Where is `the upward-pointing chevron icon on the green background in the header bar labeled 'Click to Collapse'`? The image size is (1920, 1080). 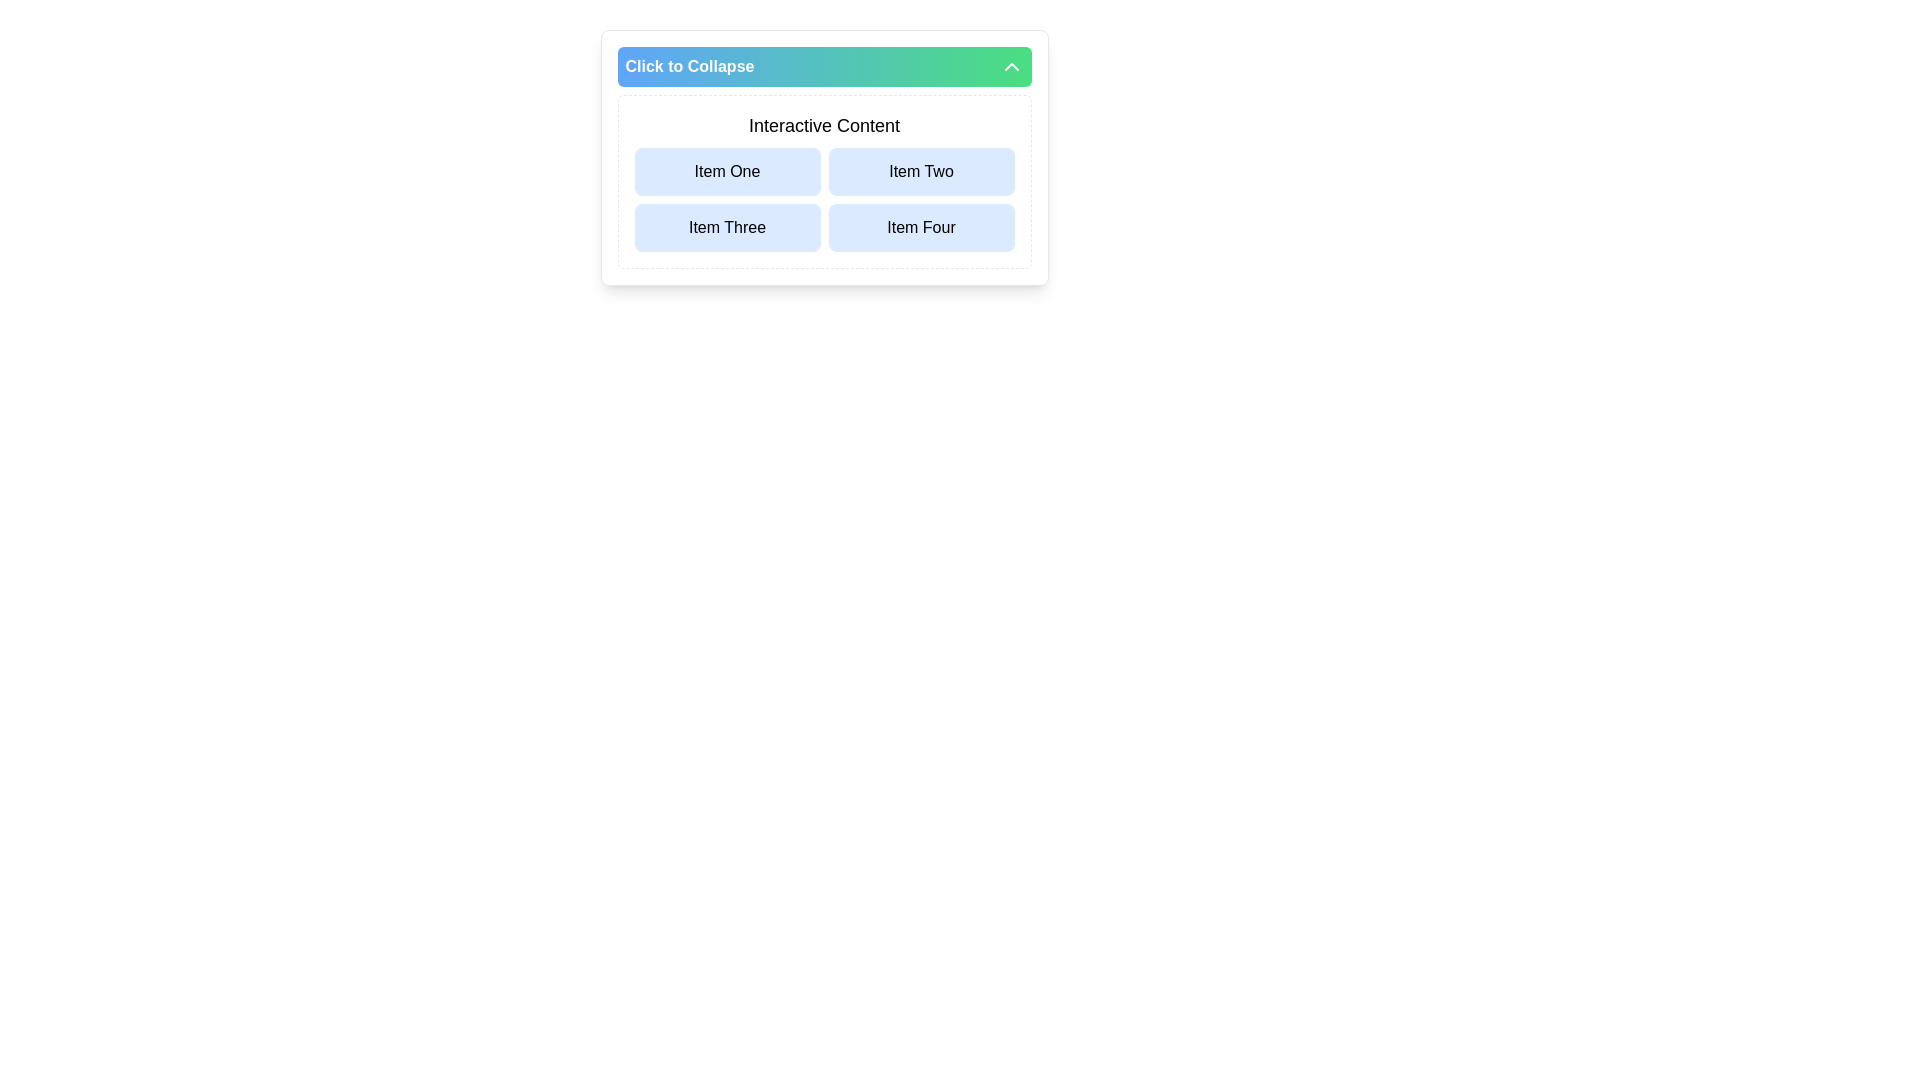 the upward-pointing chevron icon on the green background in the header bar labeled 'Click to Collapse' is located at coordinates (1011, 65).